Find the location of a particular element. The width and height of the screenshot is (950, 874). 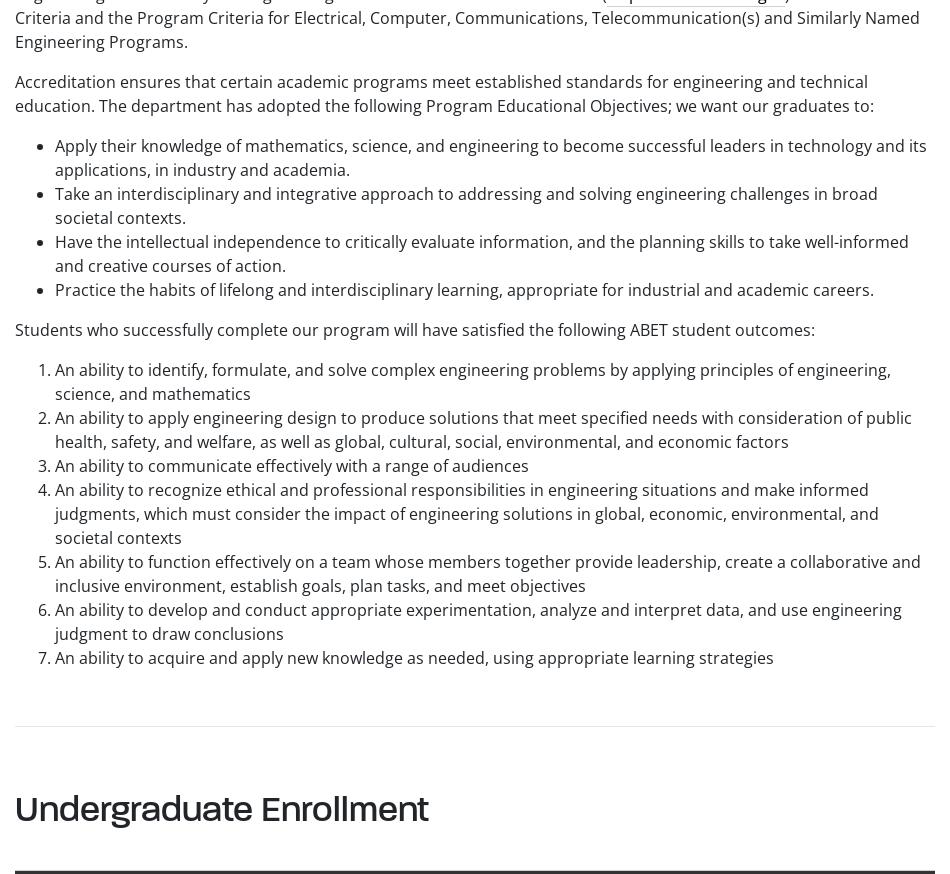

'An ability to recognize ethical and professional responsibilities in engineering situations and make informed judgments, which must consider the impact of engineering solutions in global, economic, environmental, and societal contexts' is located at coordinates (55, 513).